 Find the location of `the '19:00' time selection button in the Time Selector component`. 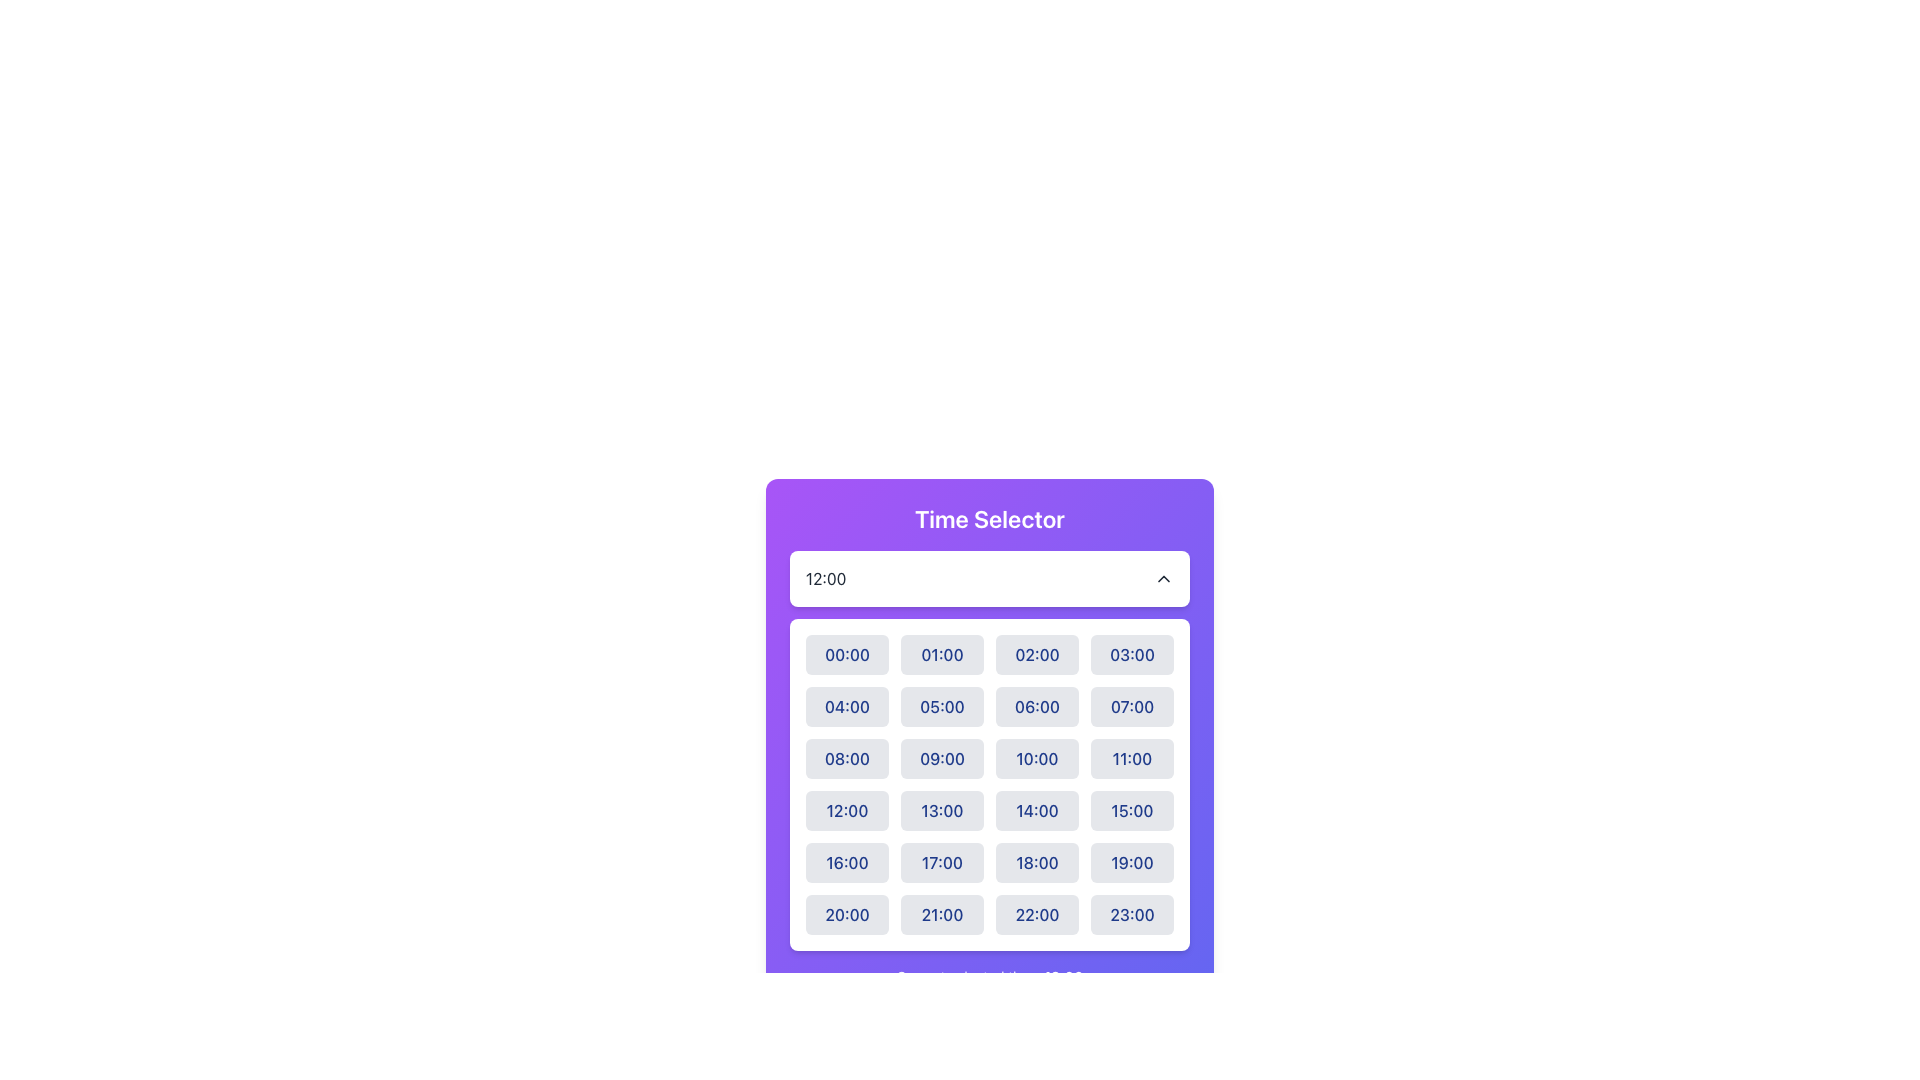

the '19:00' time selection button in the Time Selector component is located at coordinates (1132, 862).